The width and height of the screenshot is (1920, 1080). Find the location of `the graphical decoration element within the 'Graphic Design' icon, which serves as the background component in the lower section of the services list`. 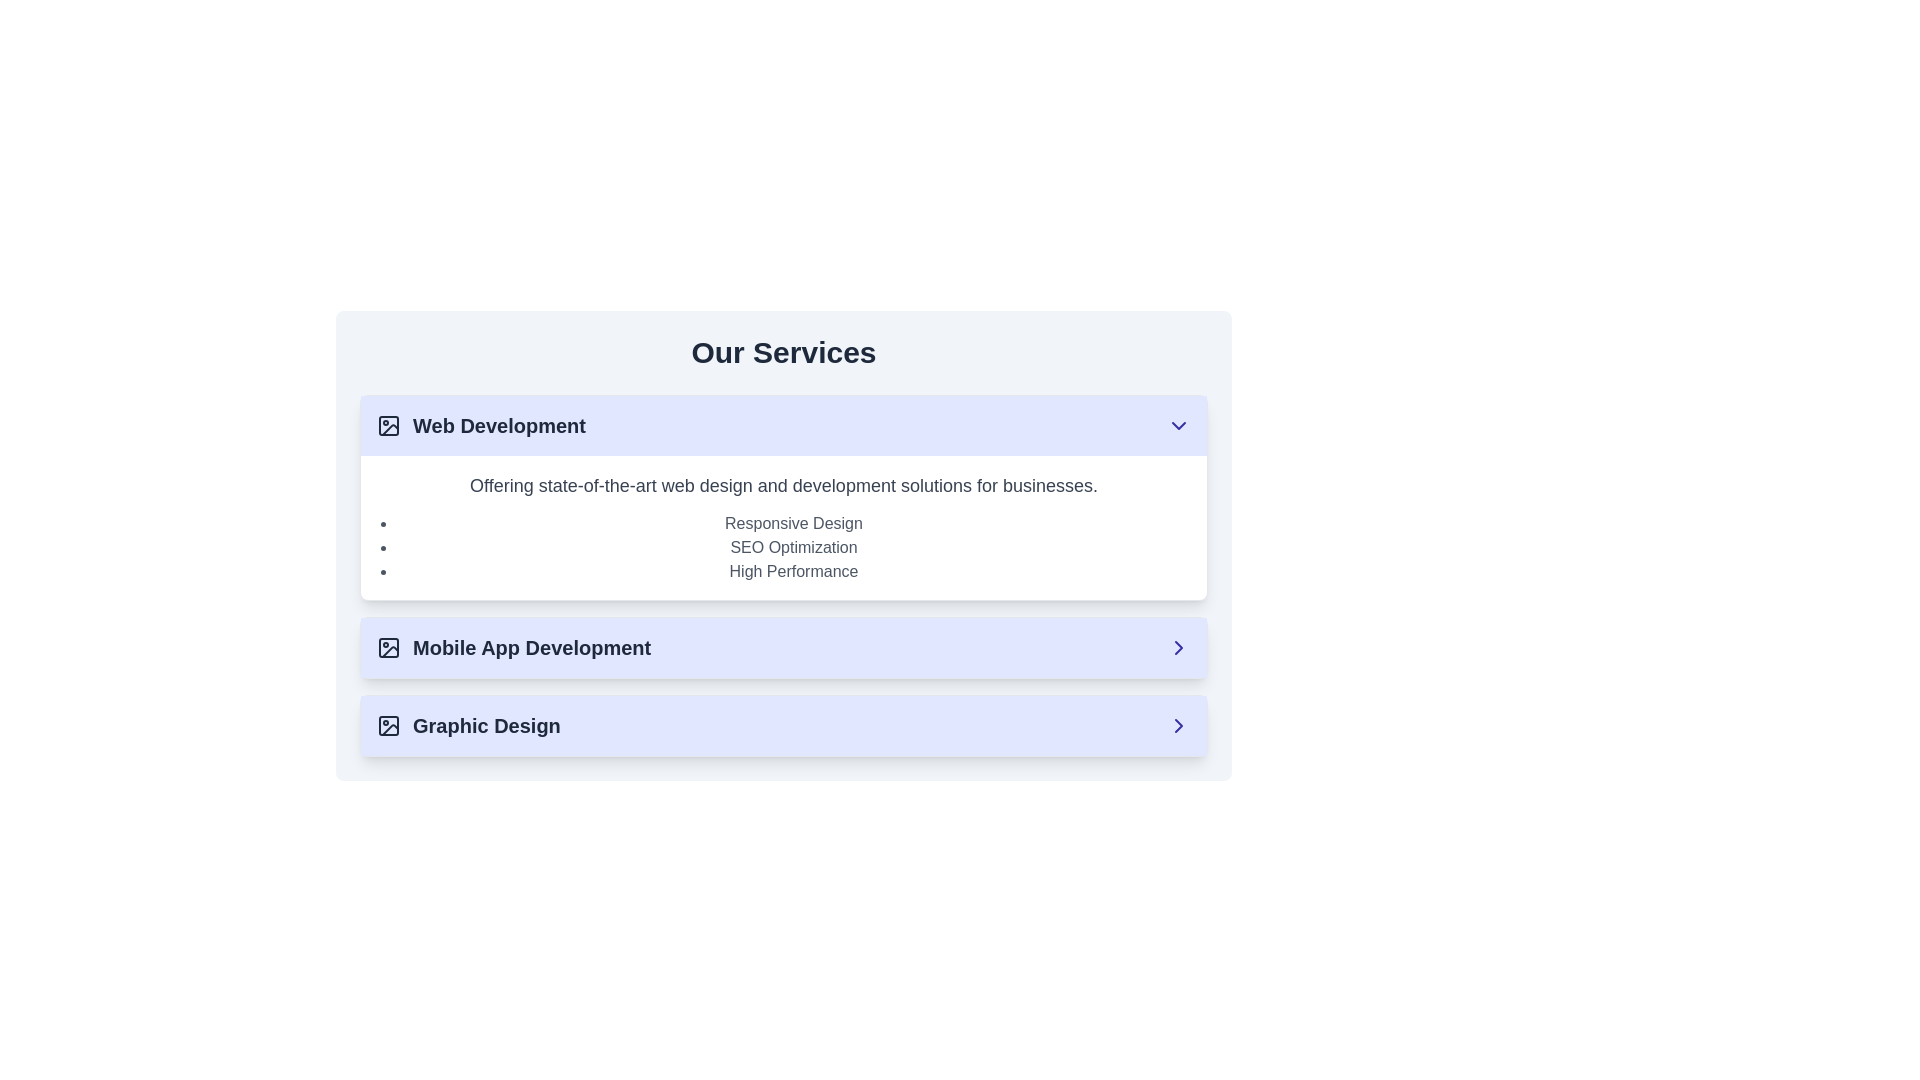

the graphical decoration element within the 'Graphic Design' icon, which serves as the background component in the lower section of the services list is located at coordinates (388, 725).